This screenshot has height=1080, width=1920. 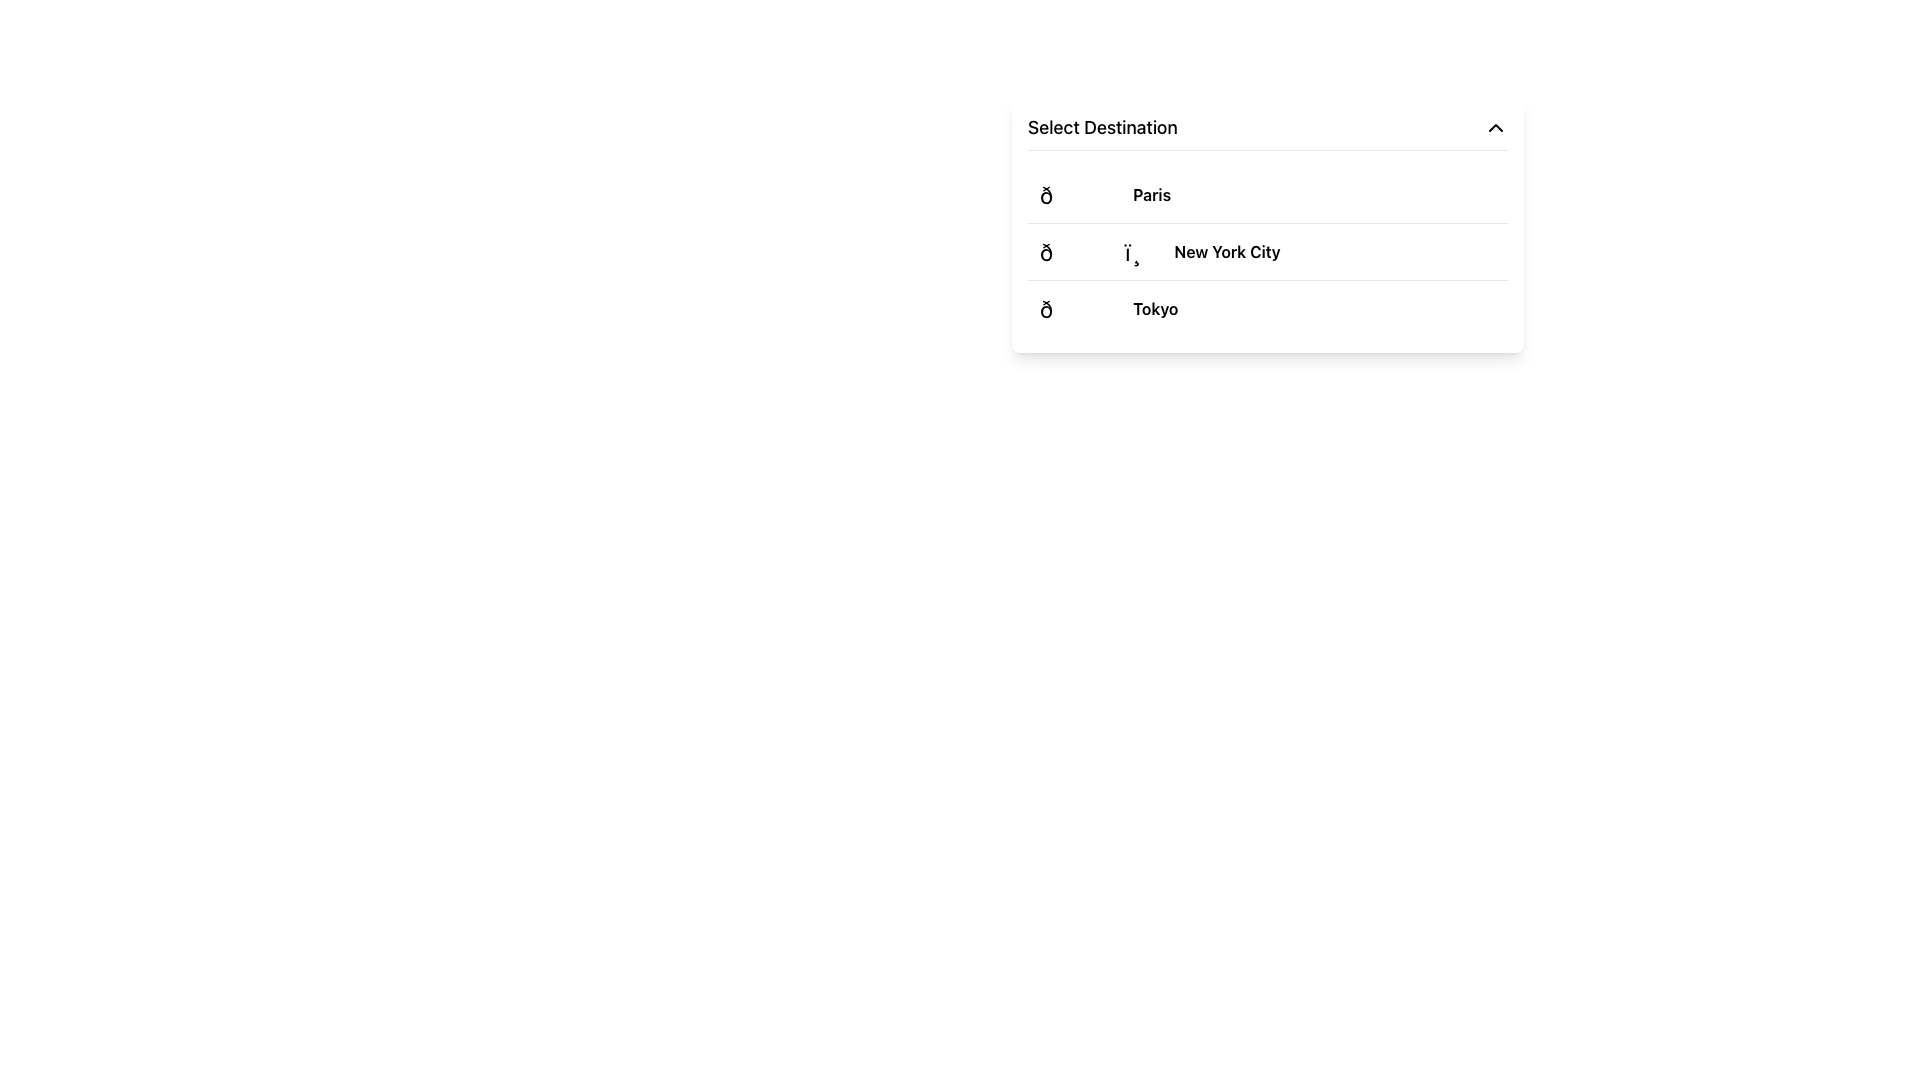 I want to click on the 'New York City' option in the dropdown list labeled 'Select Destination', so click(x=1266, y=251).